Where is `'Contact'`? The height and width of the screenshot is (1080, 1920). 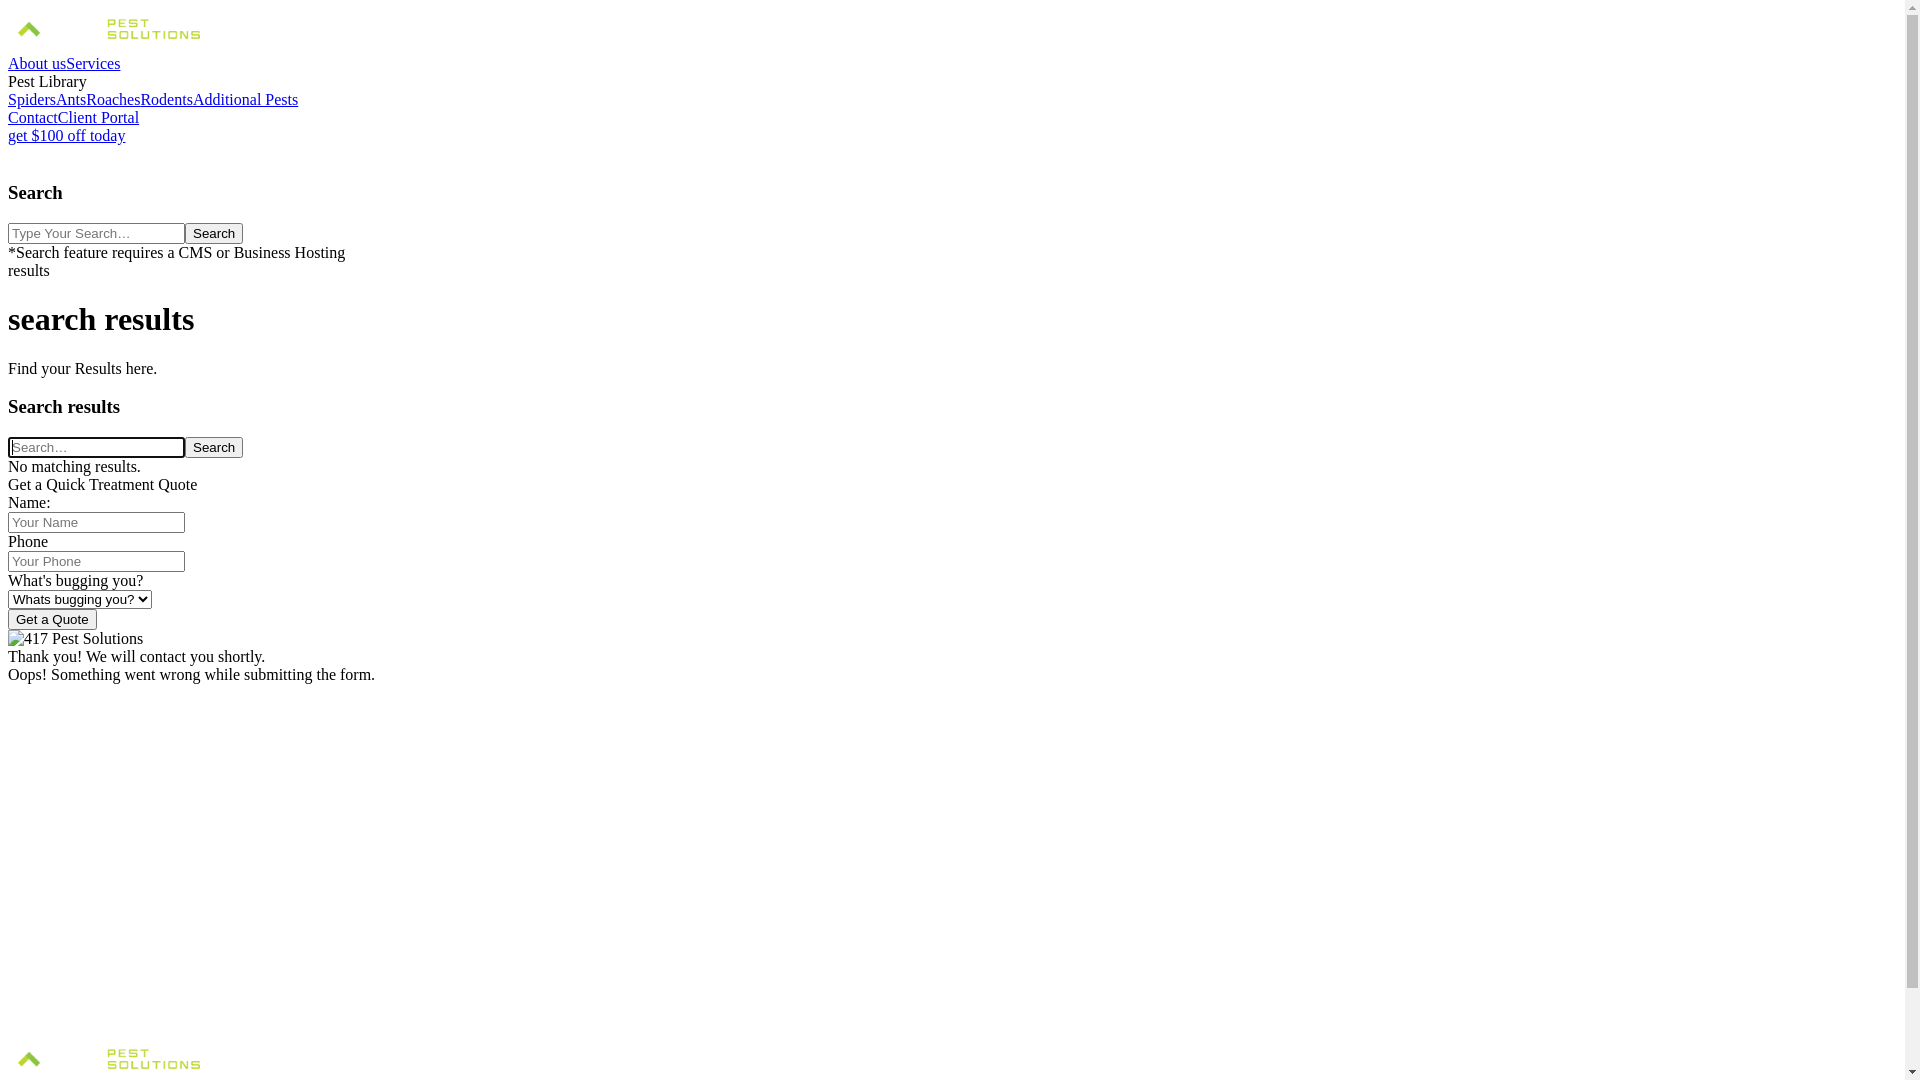 'Contact' is located at coordinates (33, 117).